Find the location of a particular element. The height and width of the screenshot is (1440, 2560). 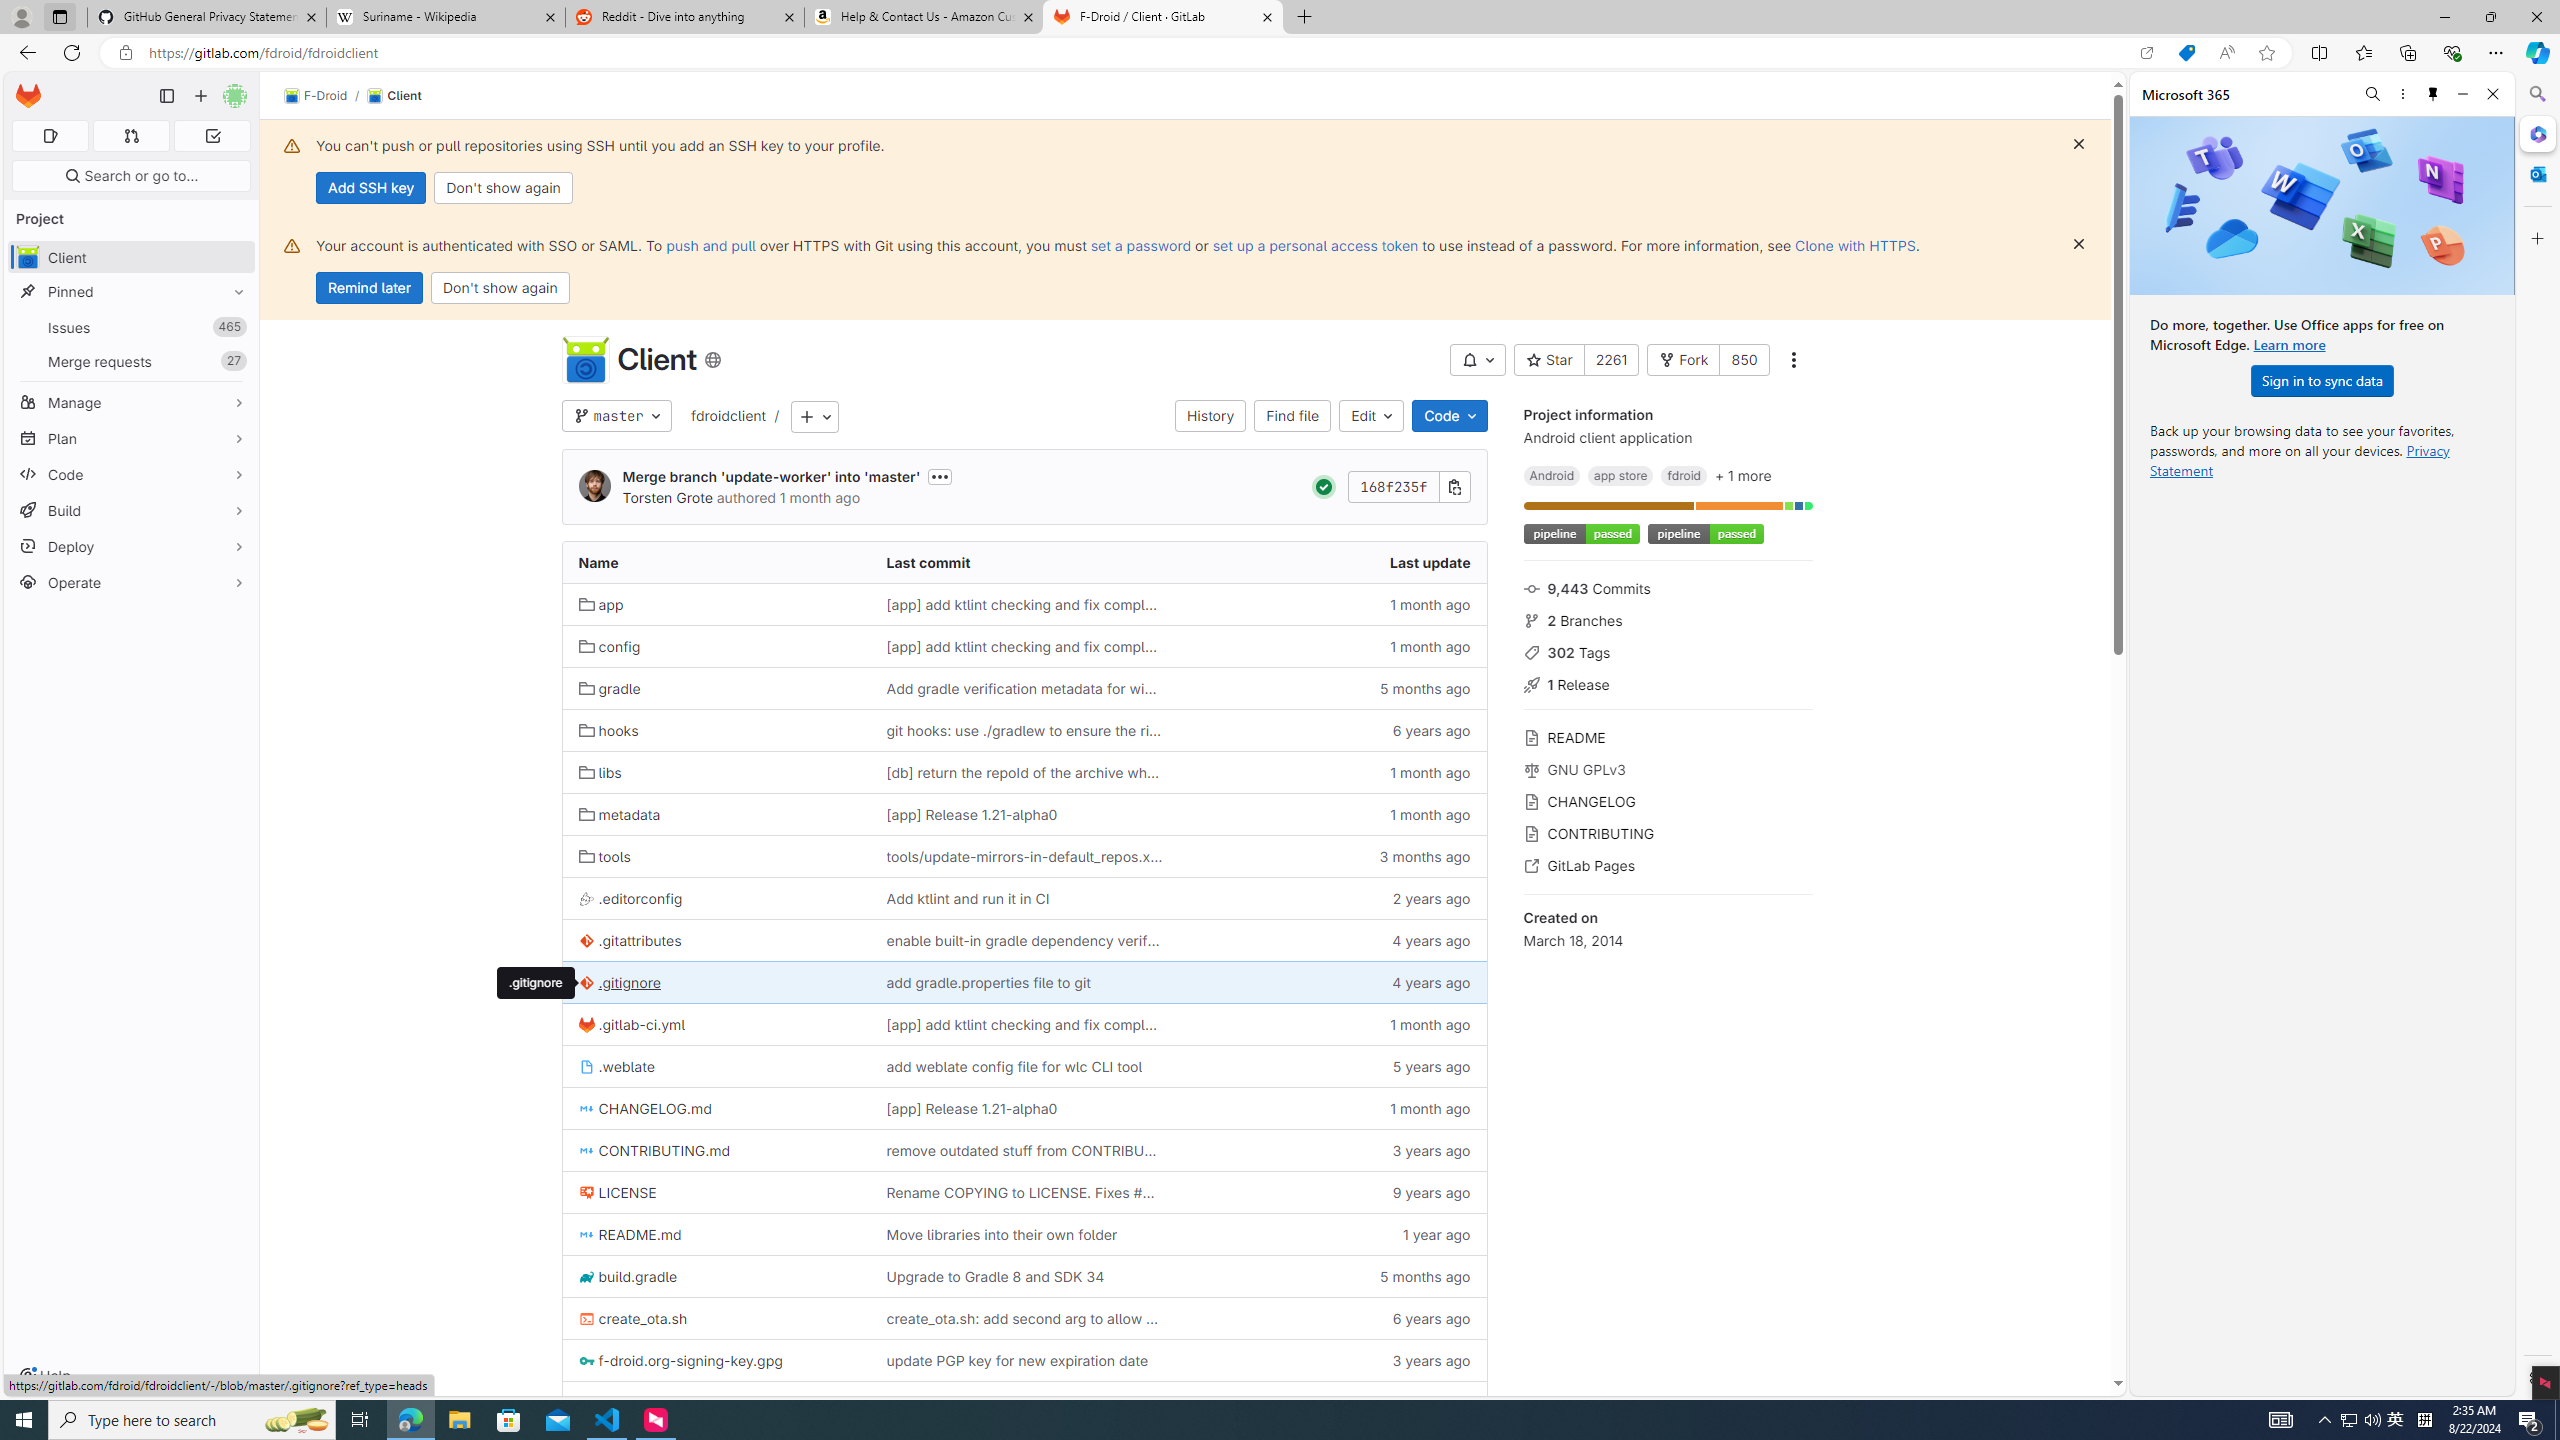

'CHANGELOG' is located at coordinates (1667, 800).